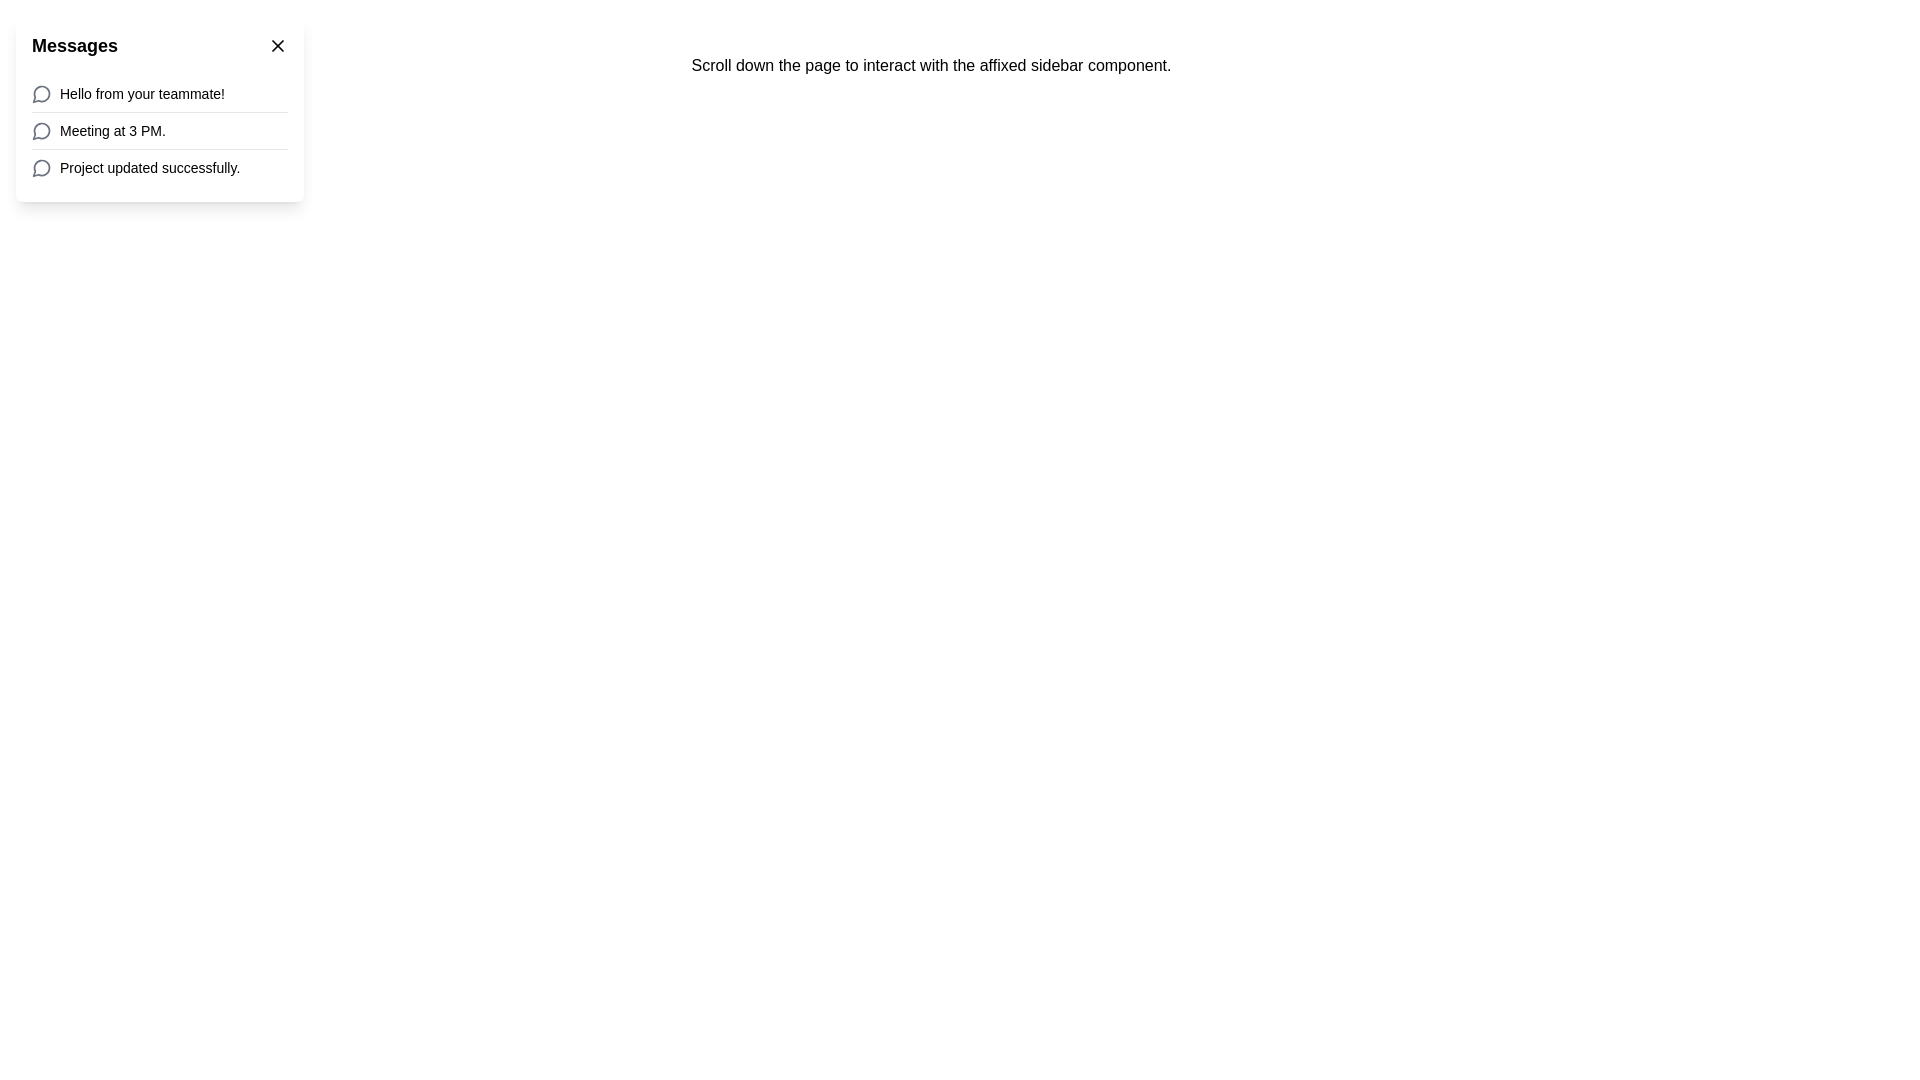 The width and height of the screenshot is (1920, 1080). I want to click on the notification label about the event scheduled at 3 PM, located below 'Hello from your teammate!' and above 'Project updated successfully.', so click(158, 130).